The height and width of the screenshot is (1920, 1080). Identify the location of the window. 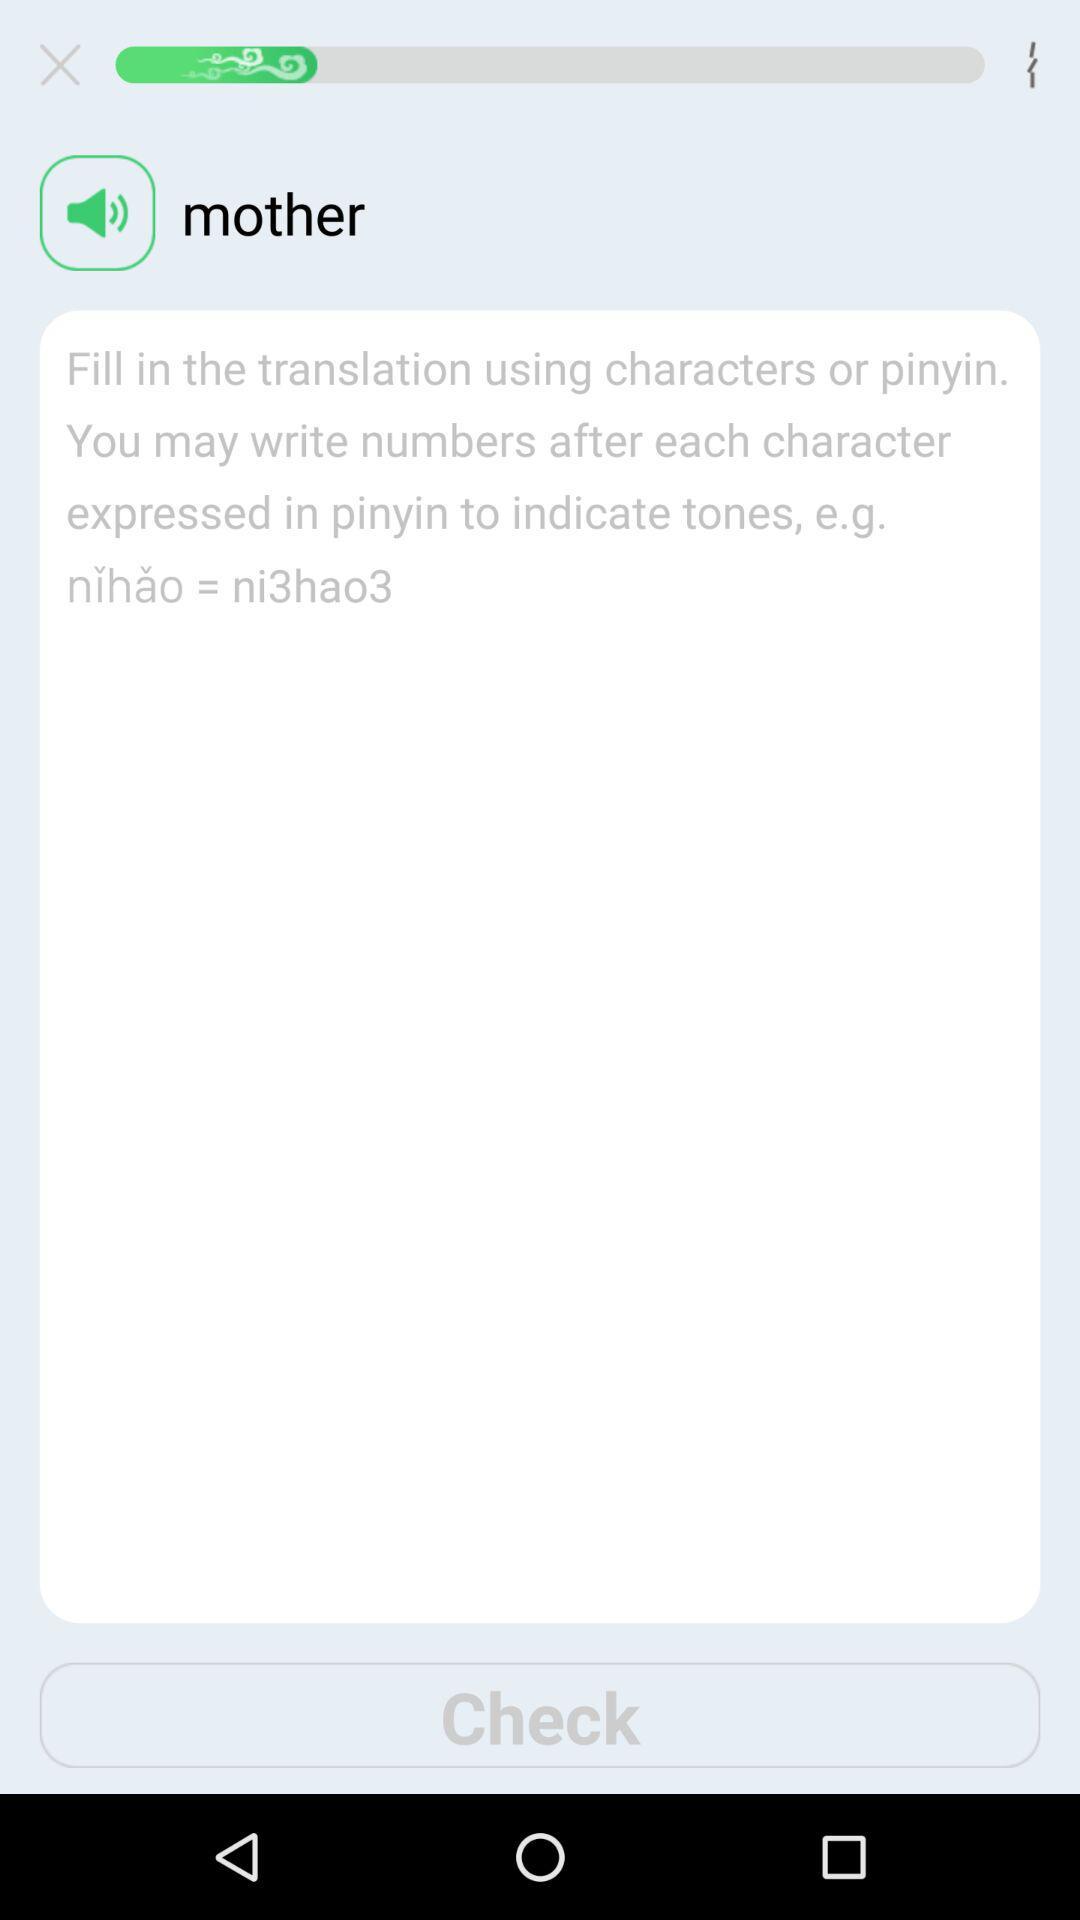
(67, 64).